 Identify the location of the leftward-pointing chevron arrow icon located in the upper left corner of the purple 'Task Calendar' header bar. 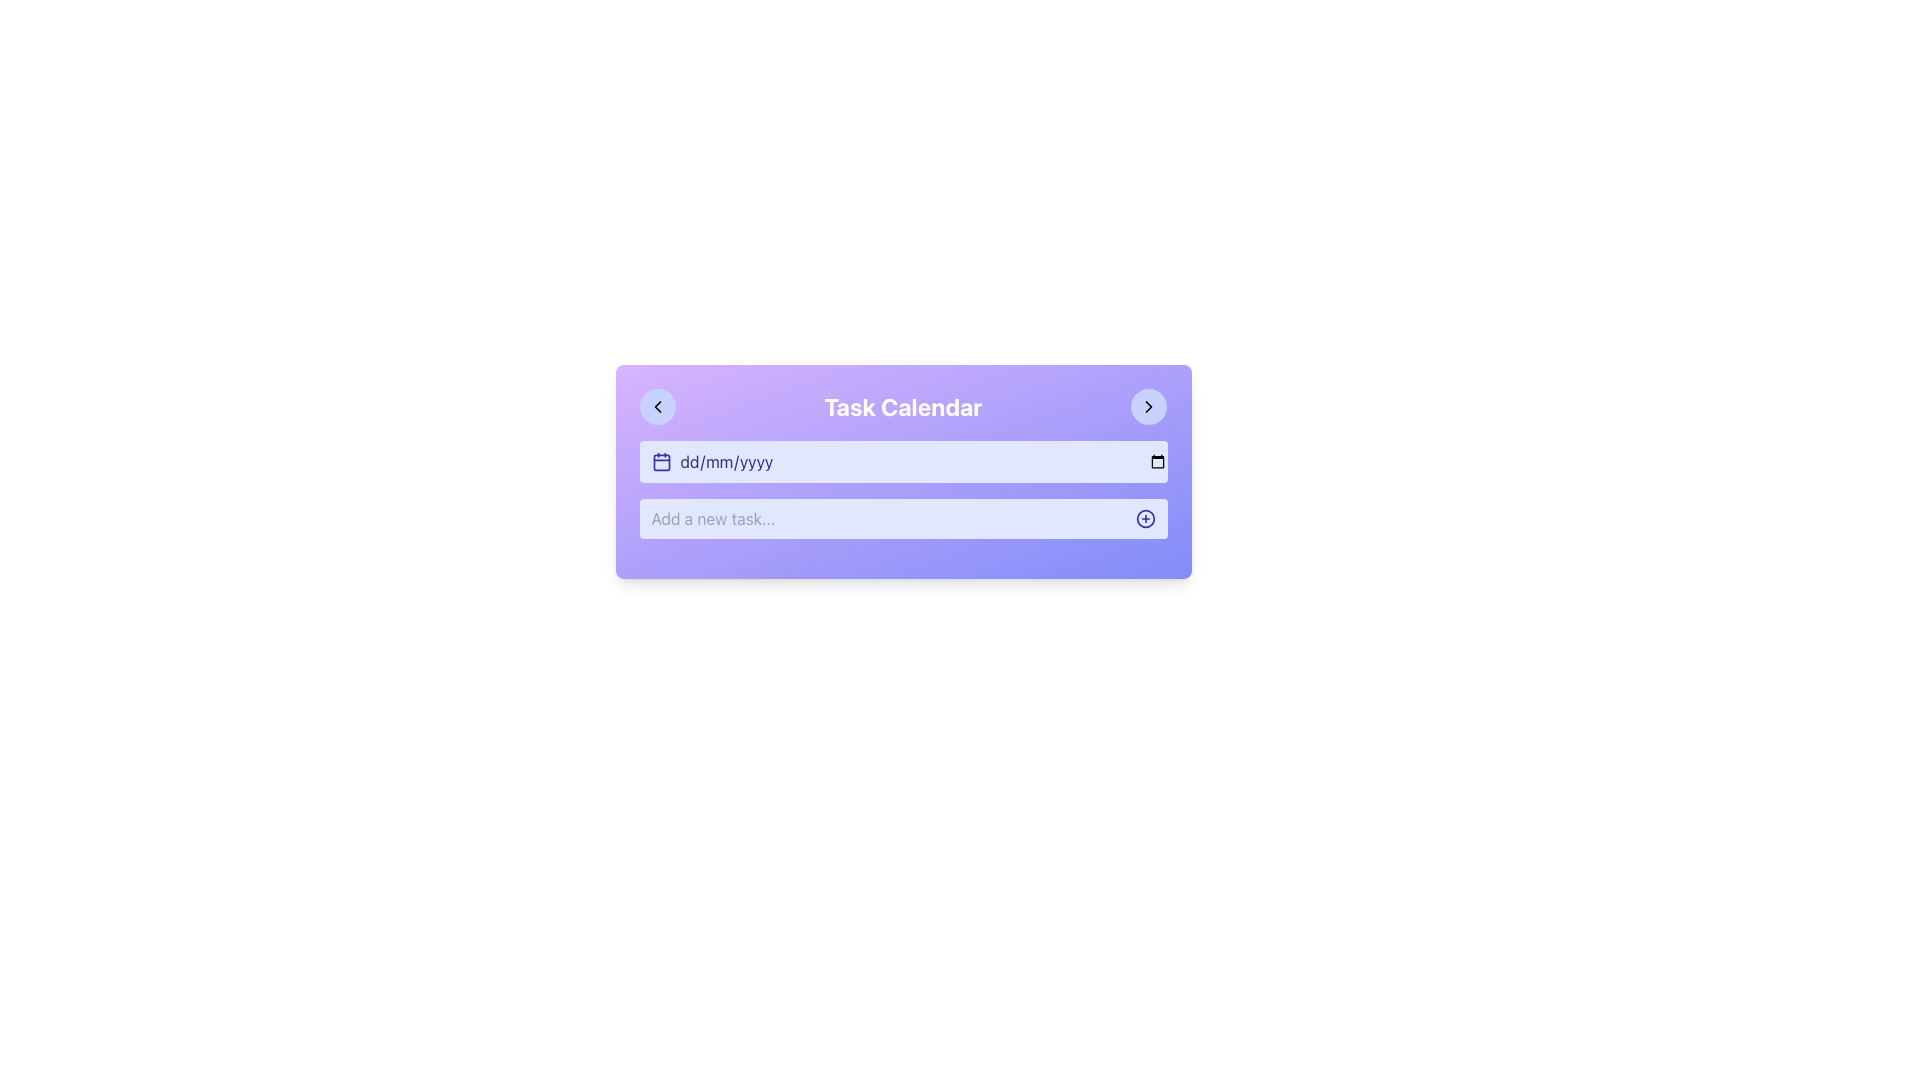
(657, 406).